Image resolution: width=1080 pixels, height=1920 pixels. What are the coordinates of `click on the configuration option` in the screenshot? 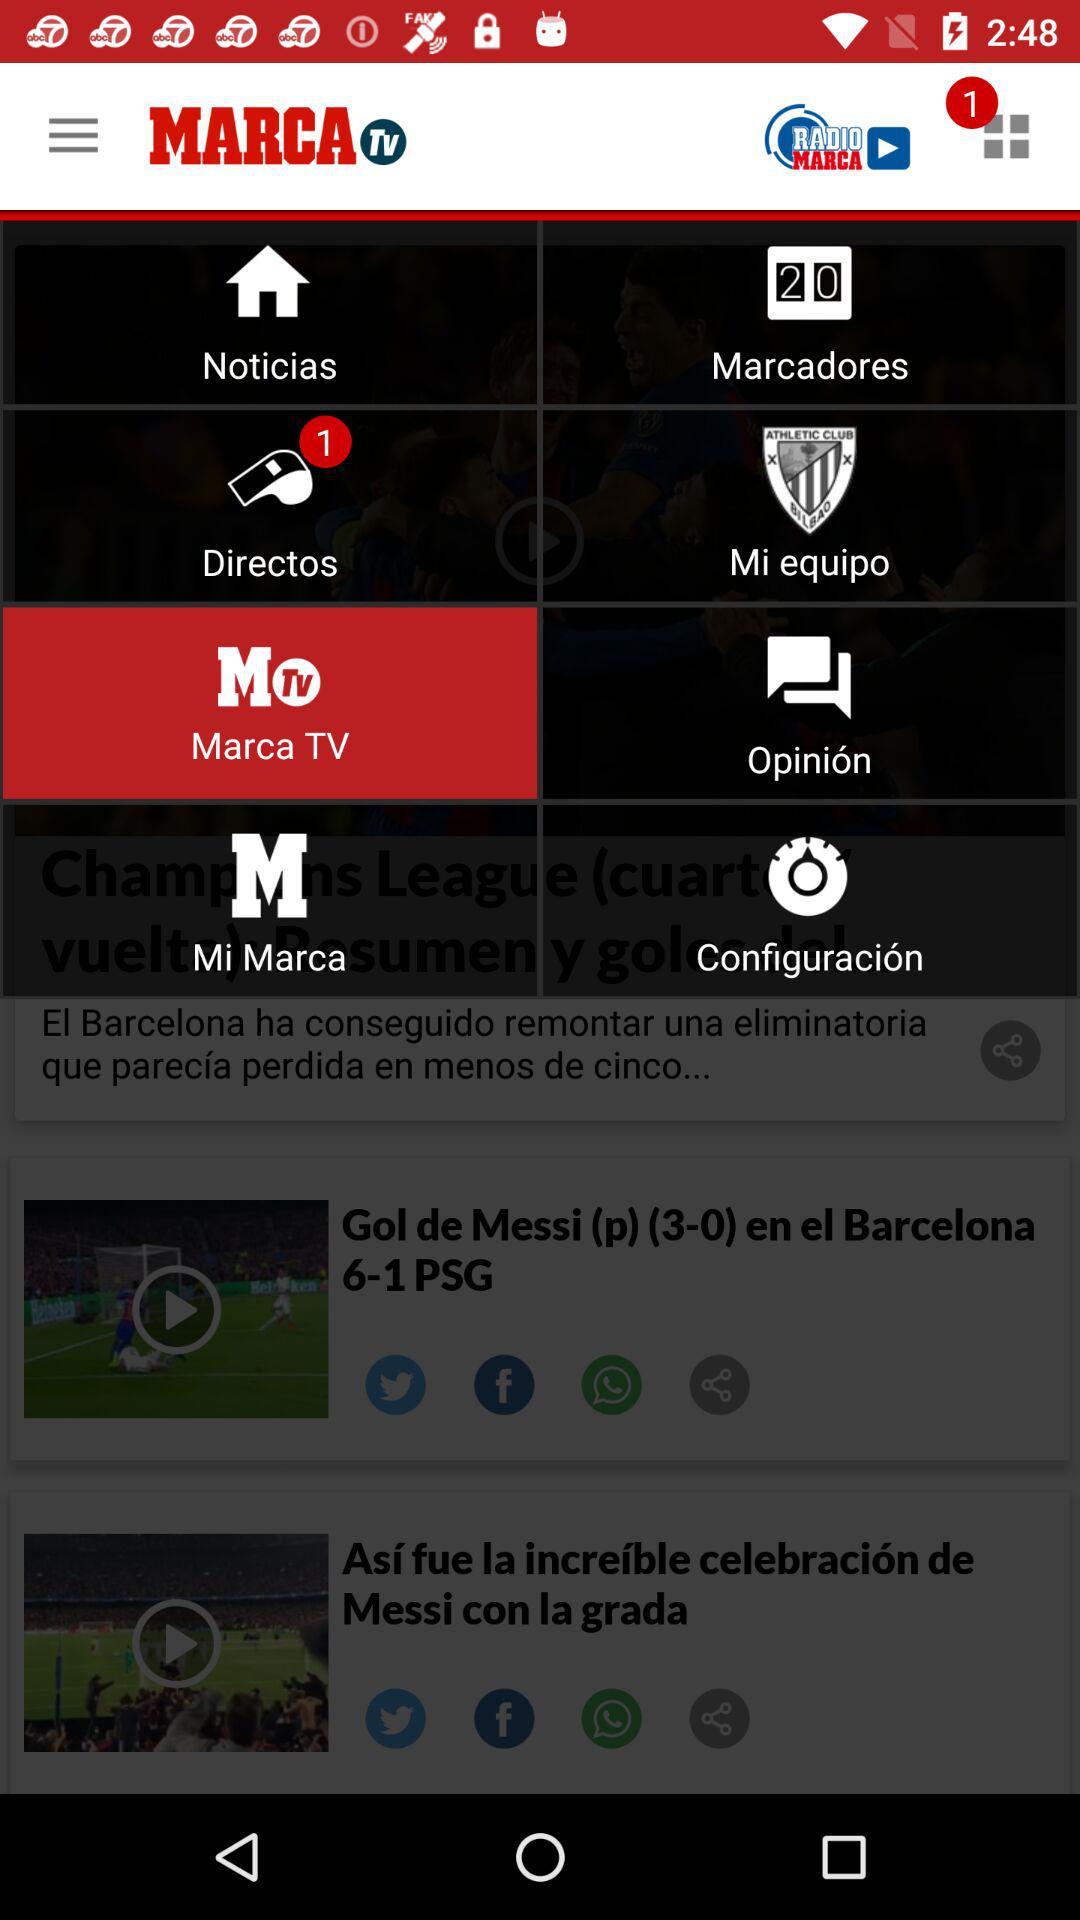 It's located at (810, 899).